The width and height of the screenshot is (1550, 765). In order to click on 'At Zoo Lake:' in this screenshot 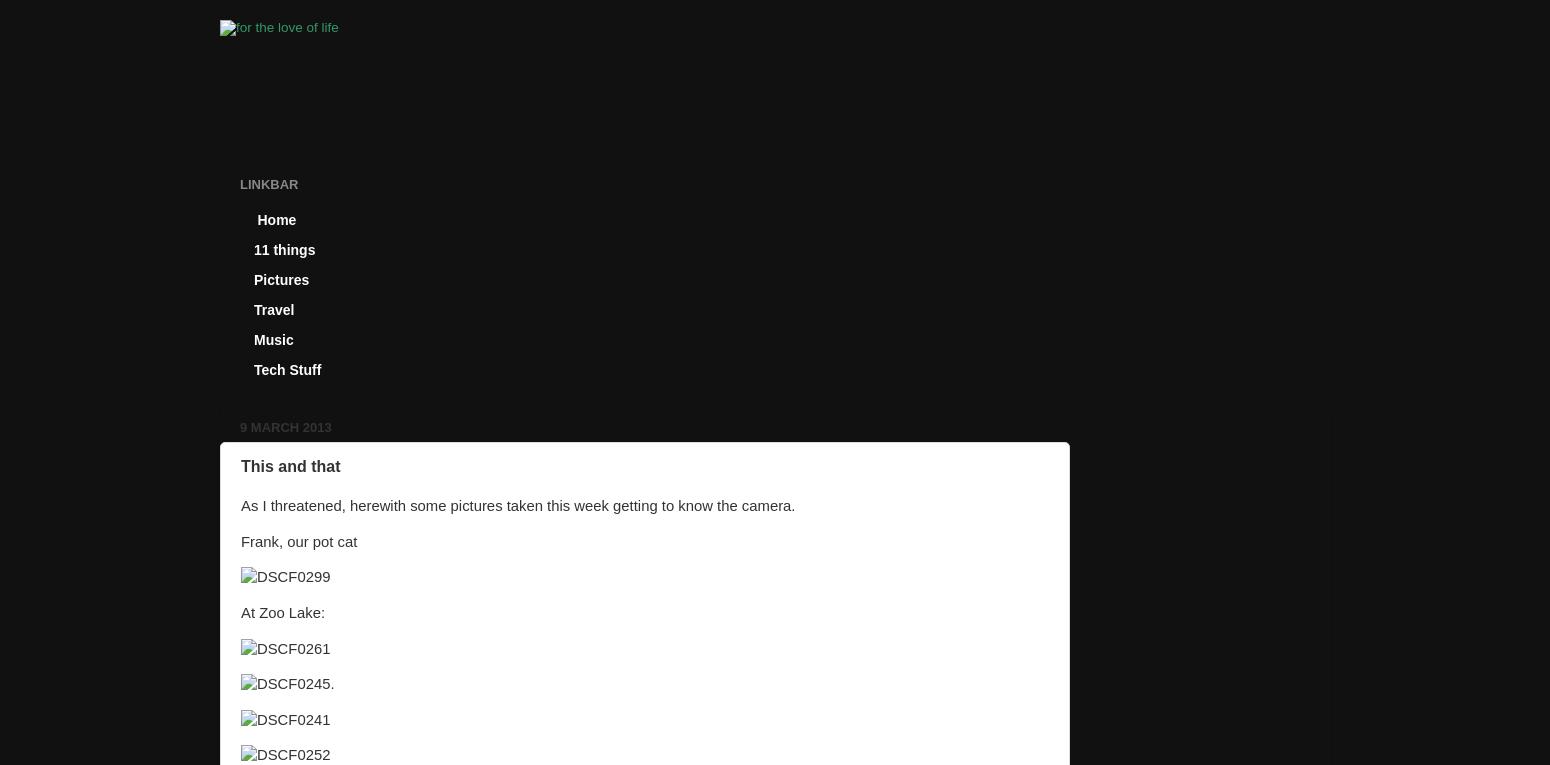, I will do `click(283, 611)`.